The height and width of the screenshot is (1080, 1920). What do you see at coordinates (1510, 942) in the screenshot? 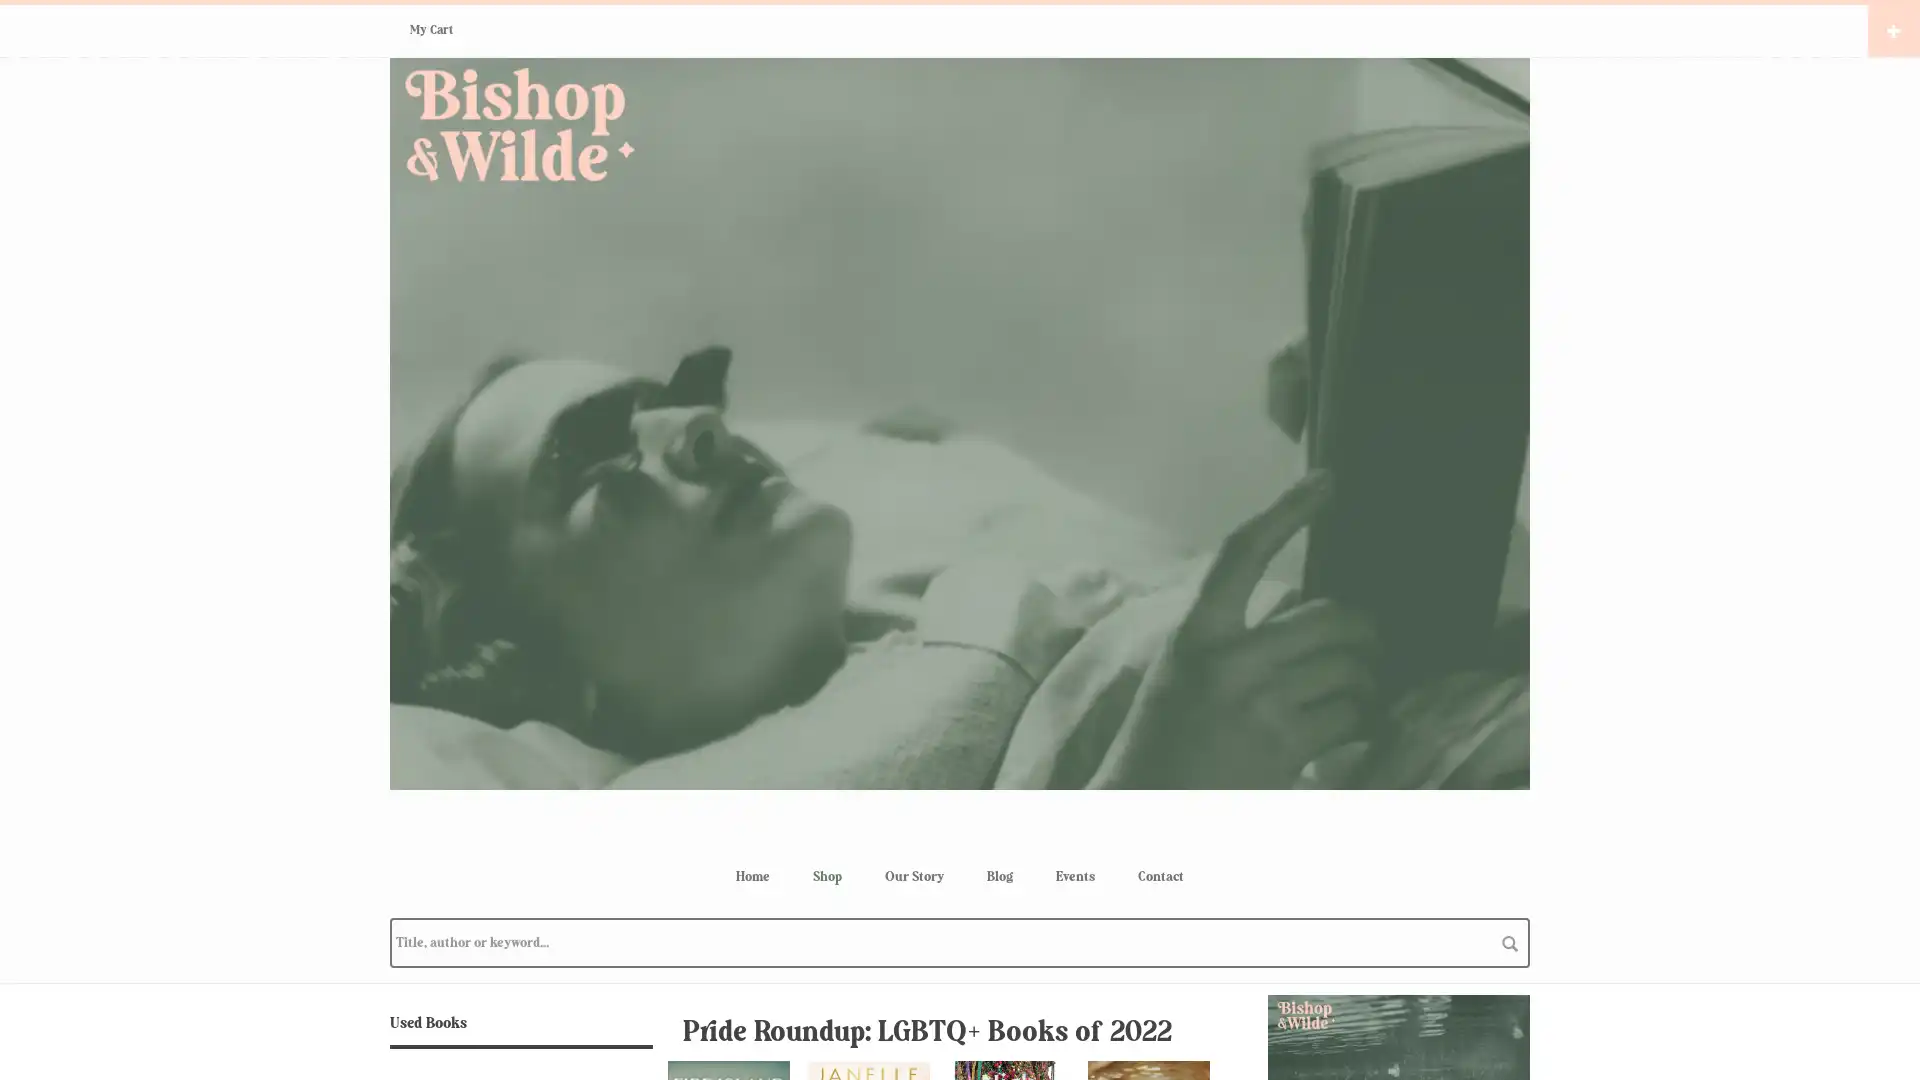
I see `search` at bounding box center [1510, 942].